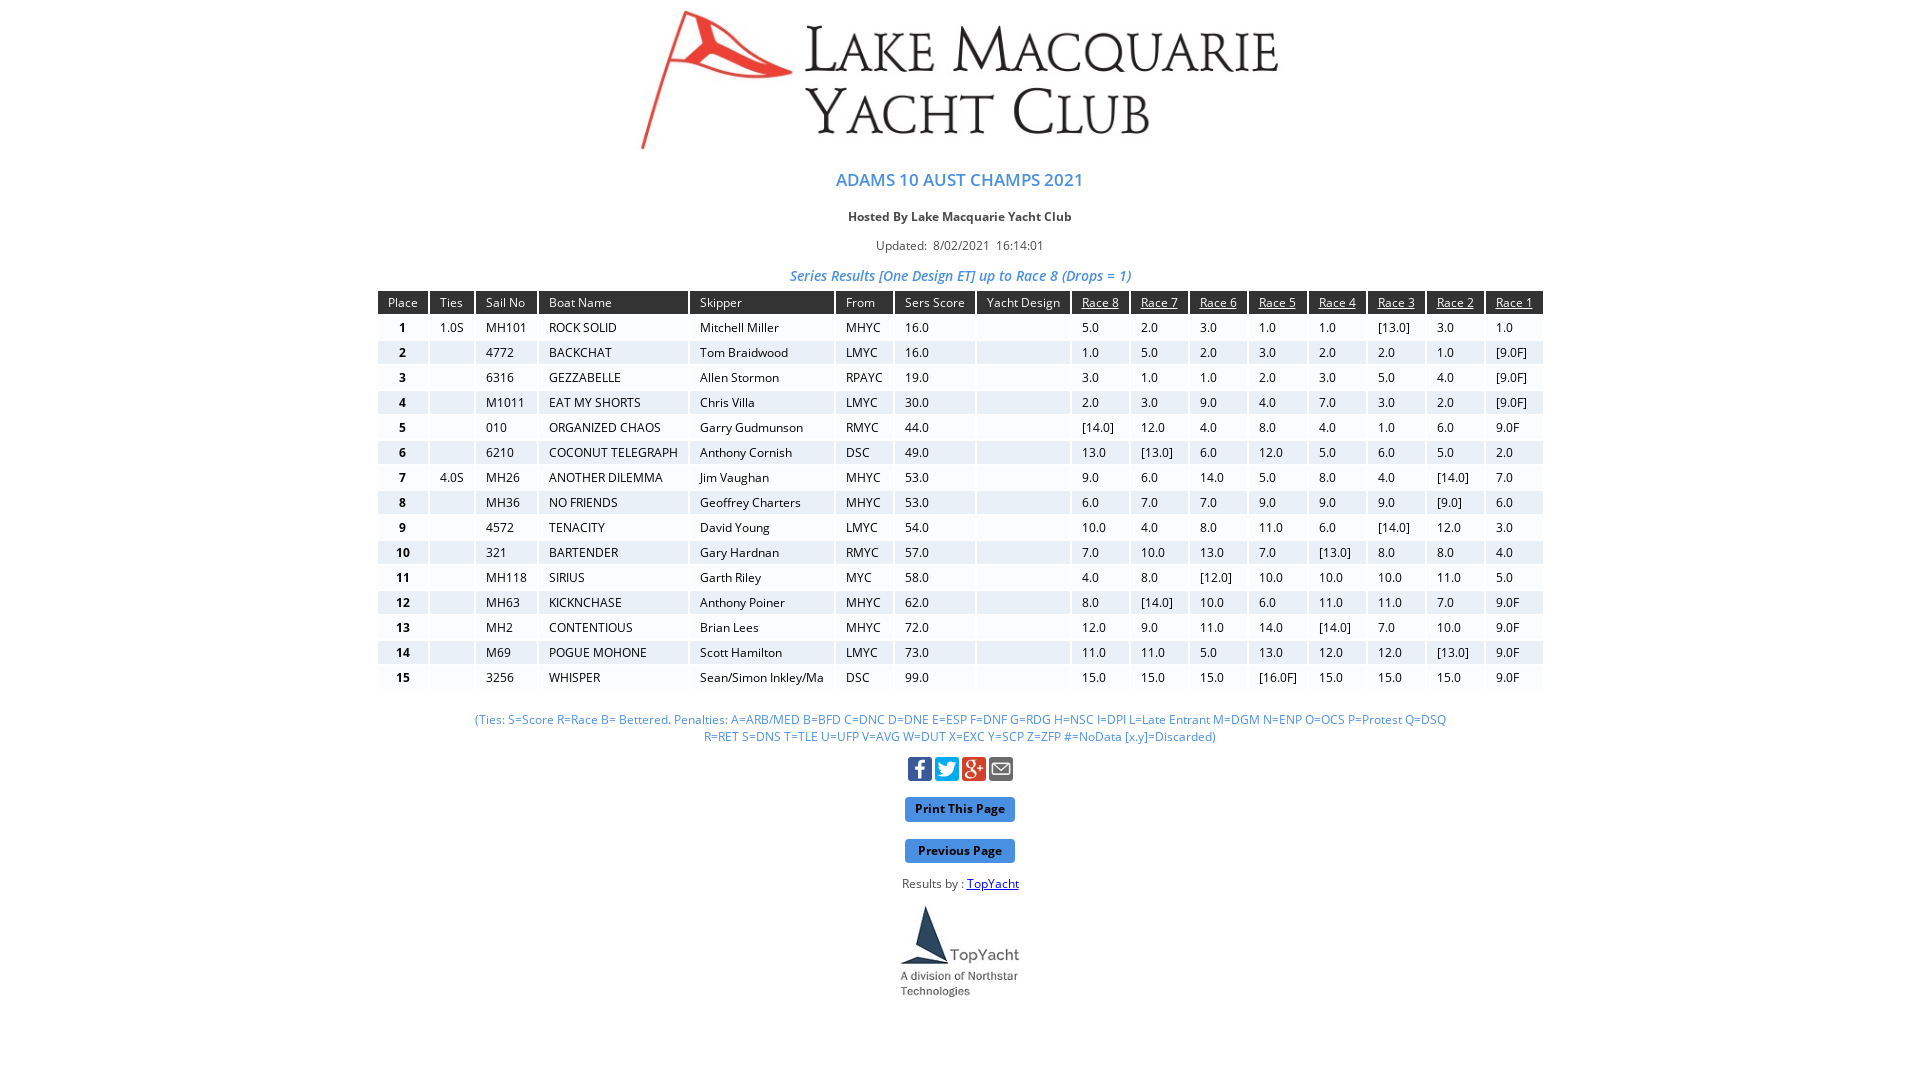  I want to click on 'Share on Google+', so click(974, 775).